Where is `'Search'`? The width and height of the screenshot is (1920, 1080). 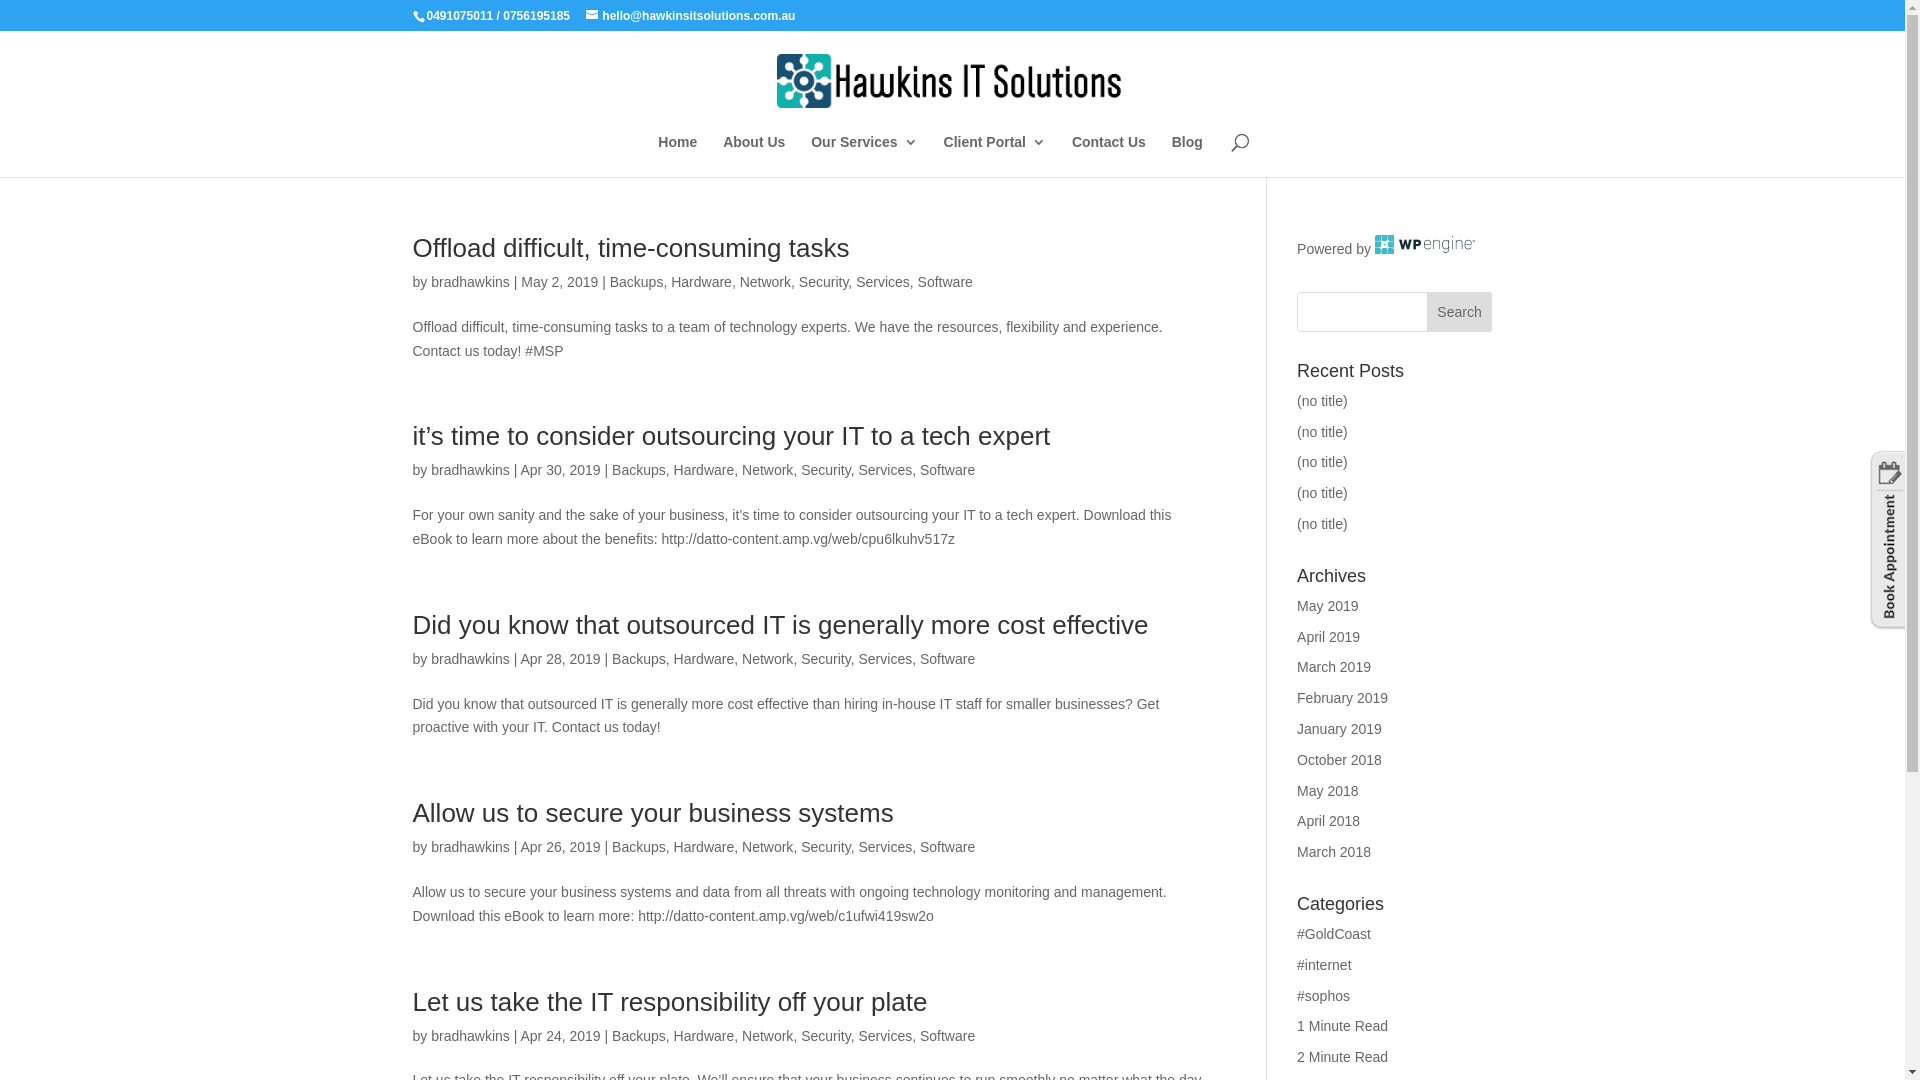 'Search' is located at coordinates (1459, 312).